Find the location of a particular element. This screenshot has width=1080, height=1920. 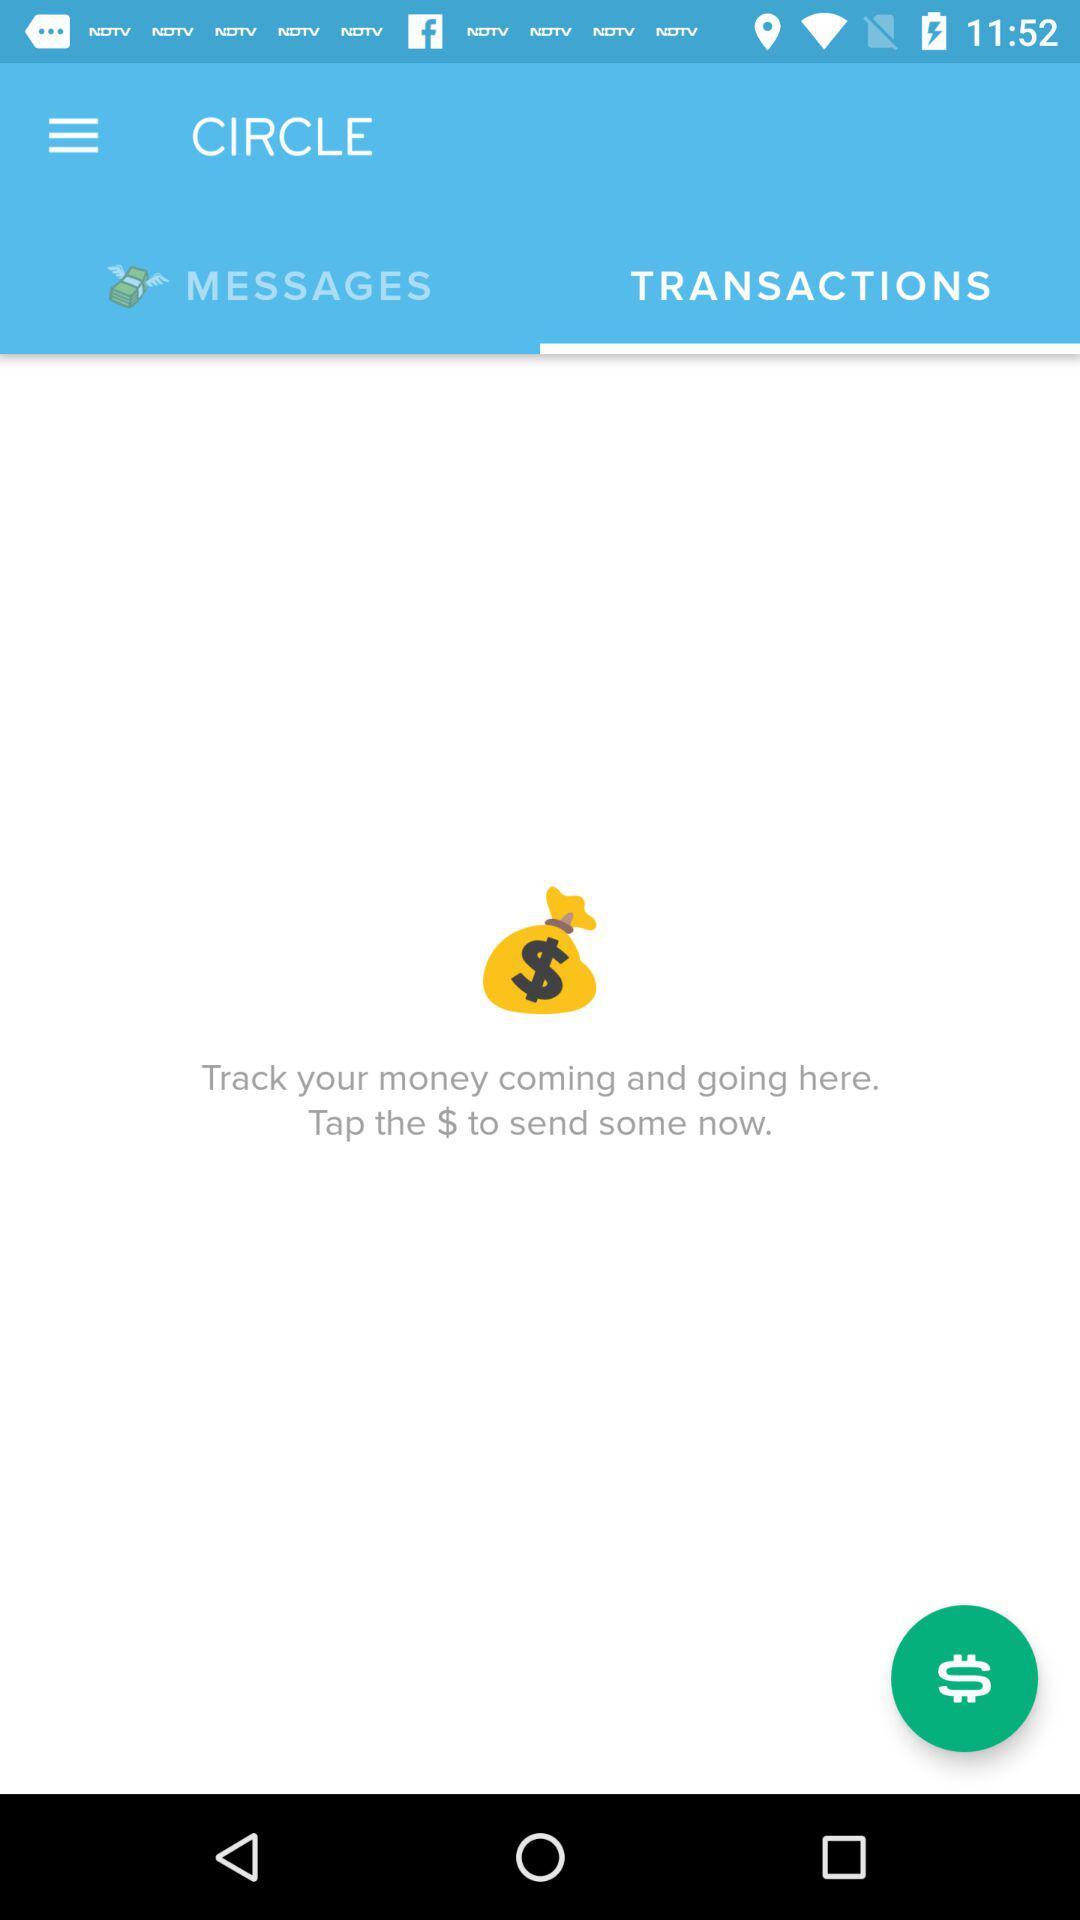

the icon at the bottom right corner is located at coordinates (963, 1678).